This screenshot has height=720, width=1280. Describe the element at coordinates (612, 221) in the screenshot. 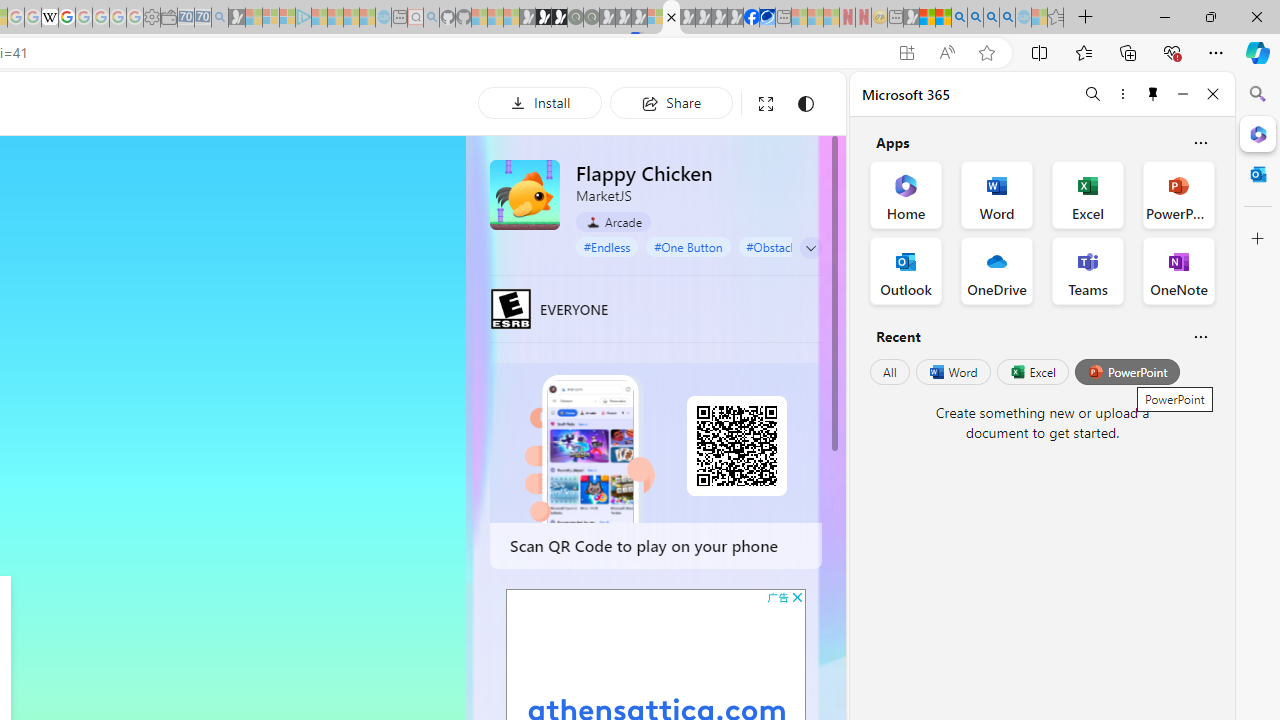

I see `'Arcade'` at that location.